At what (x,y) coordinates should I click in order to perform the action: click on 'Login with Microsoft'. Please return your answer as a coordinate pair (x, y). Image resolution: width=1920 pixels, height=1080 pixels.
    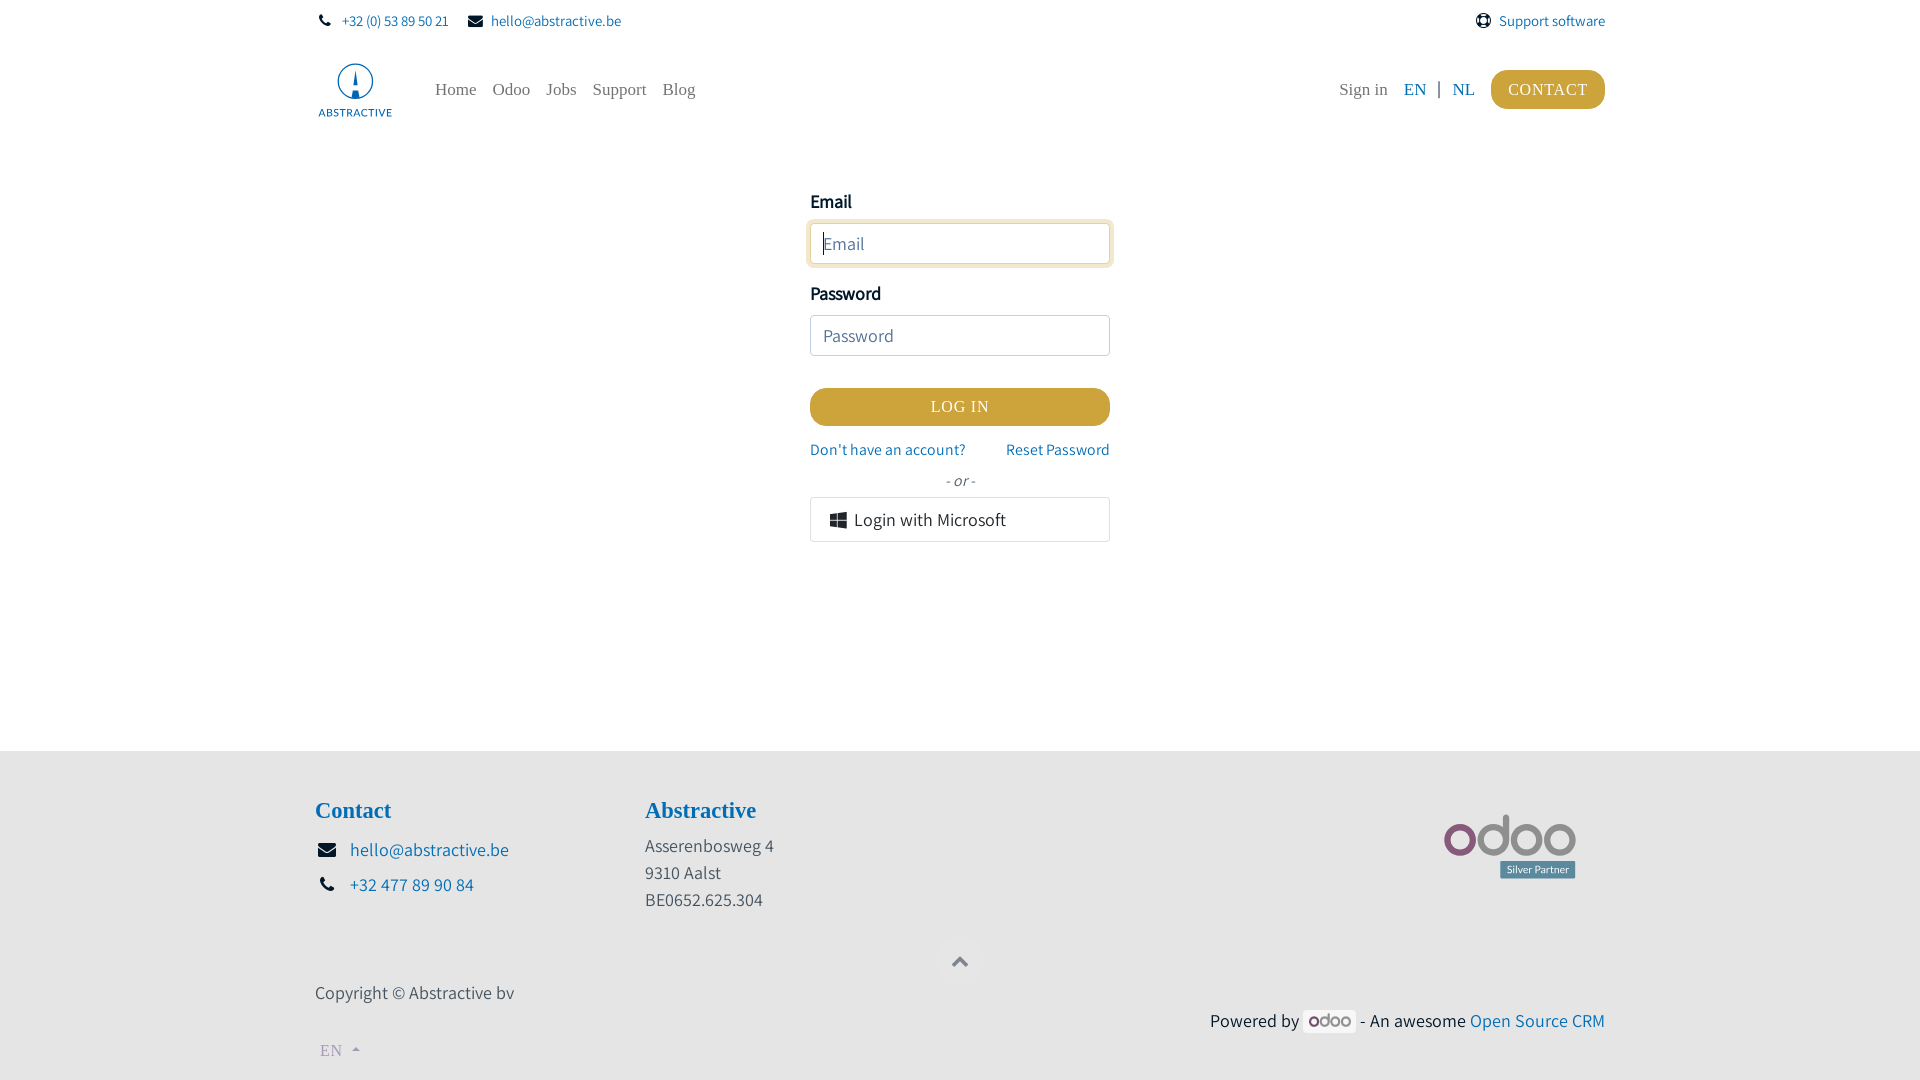
    Looking at the image, I should click on (960, 518).